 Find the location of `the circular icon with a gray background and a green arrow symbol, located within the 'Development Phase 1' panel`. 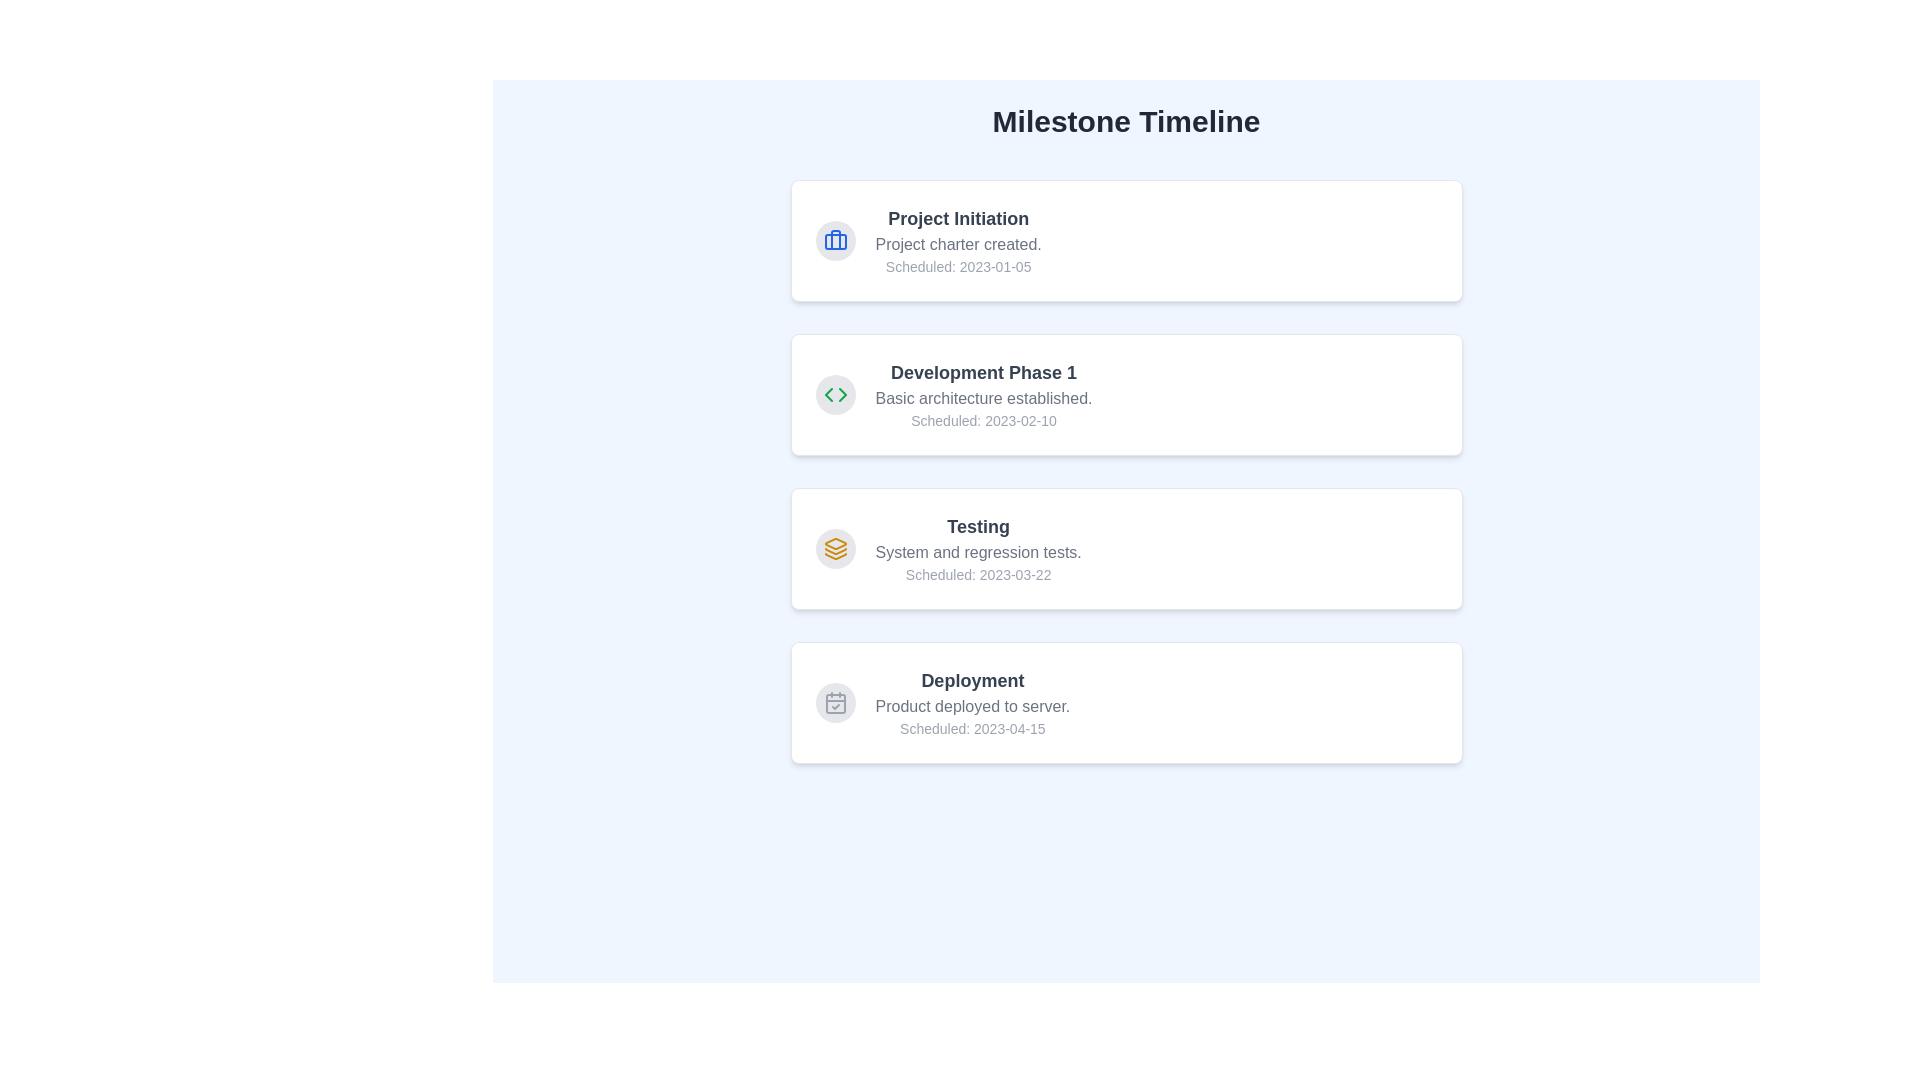

the circular icon with a gray background and a green arrow symbol, located within the 'Development Phase 1' panel is located at coordinates (835, 394).